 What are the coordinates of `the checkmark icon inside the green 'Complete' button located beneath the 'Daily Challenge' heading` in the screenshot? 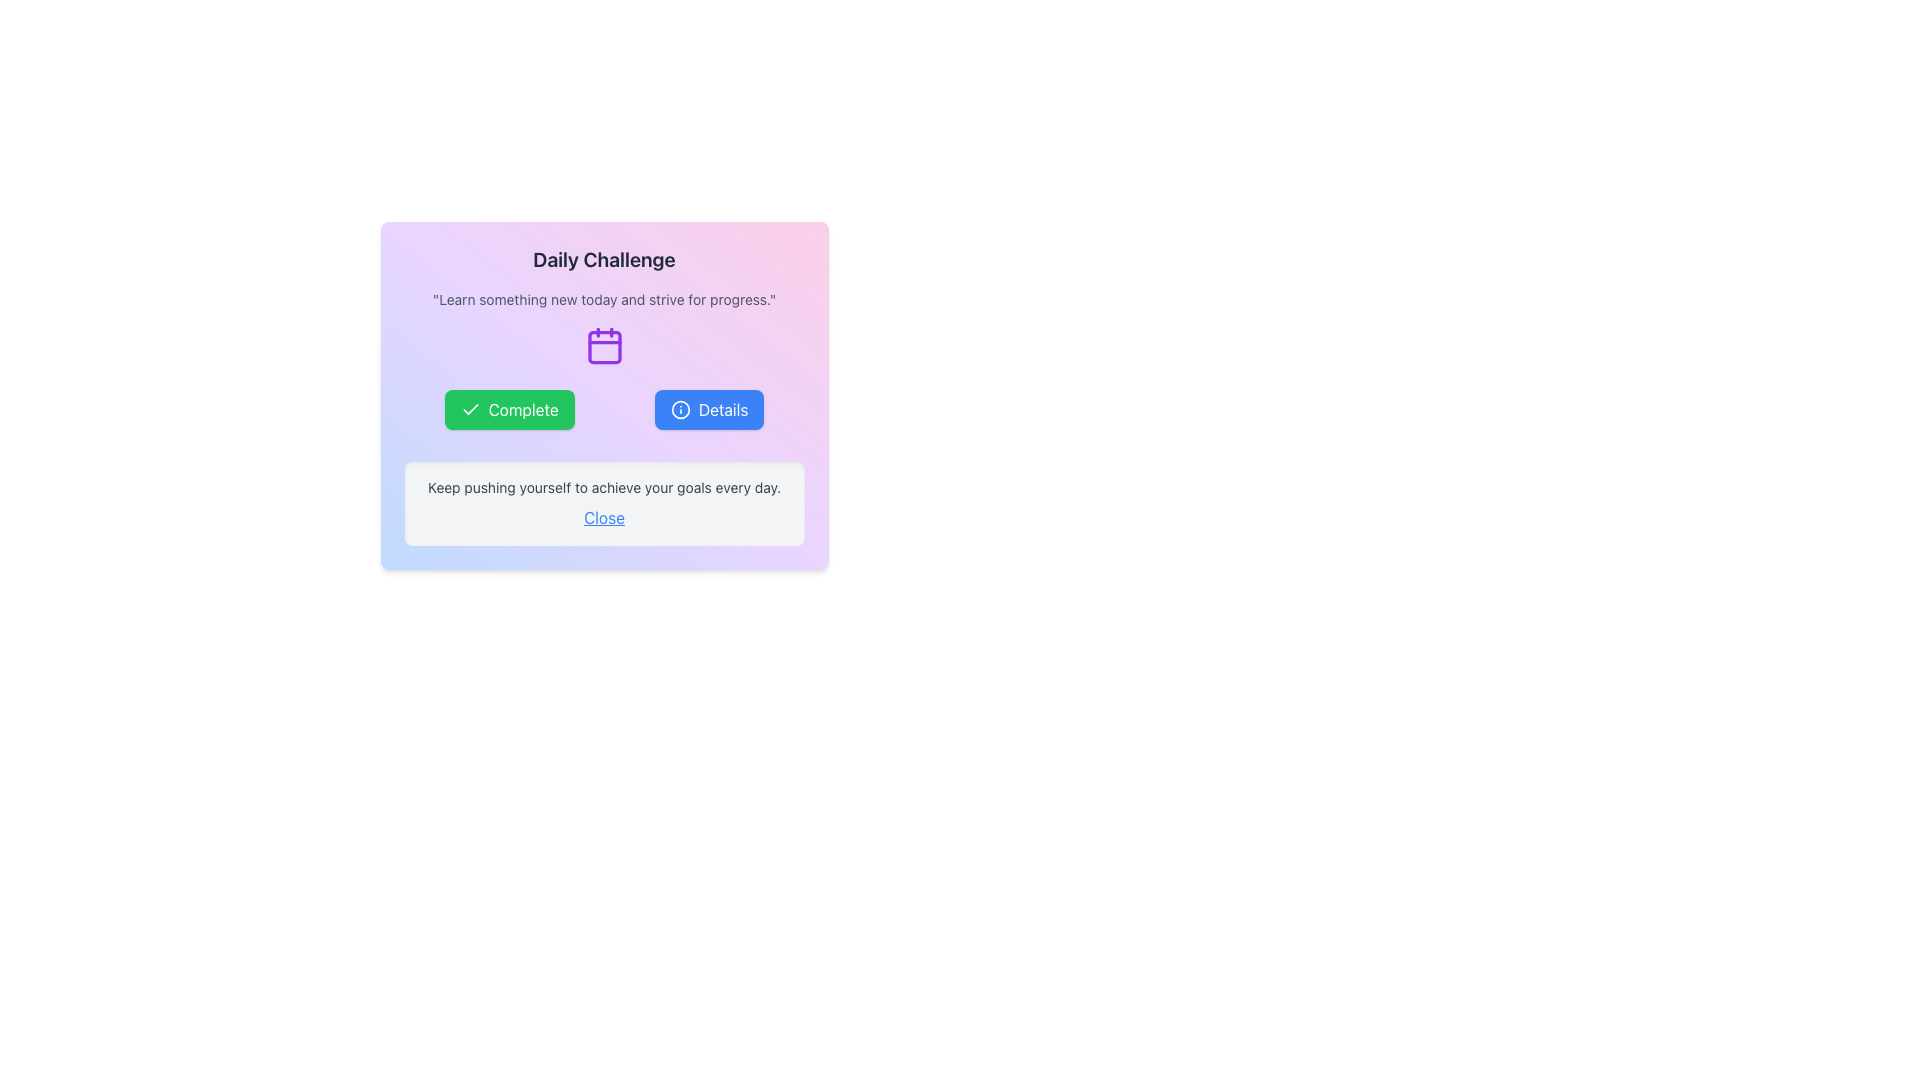 It's located at (469, 408).